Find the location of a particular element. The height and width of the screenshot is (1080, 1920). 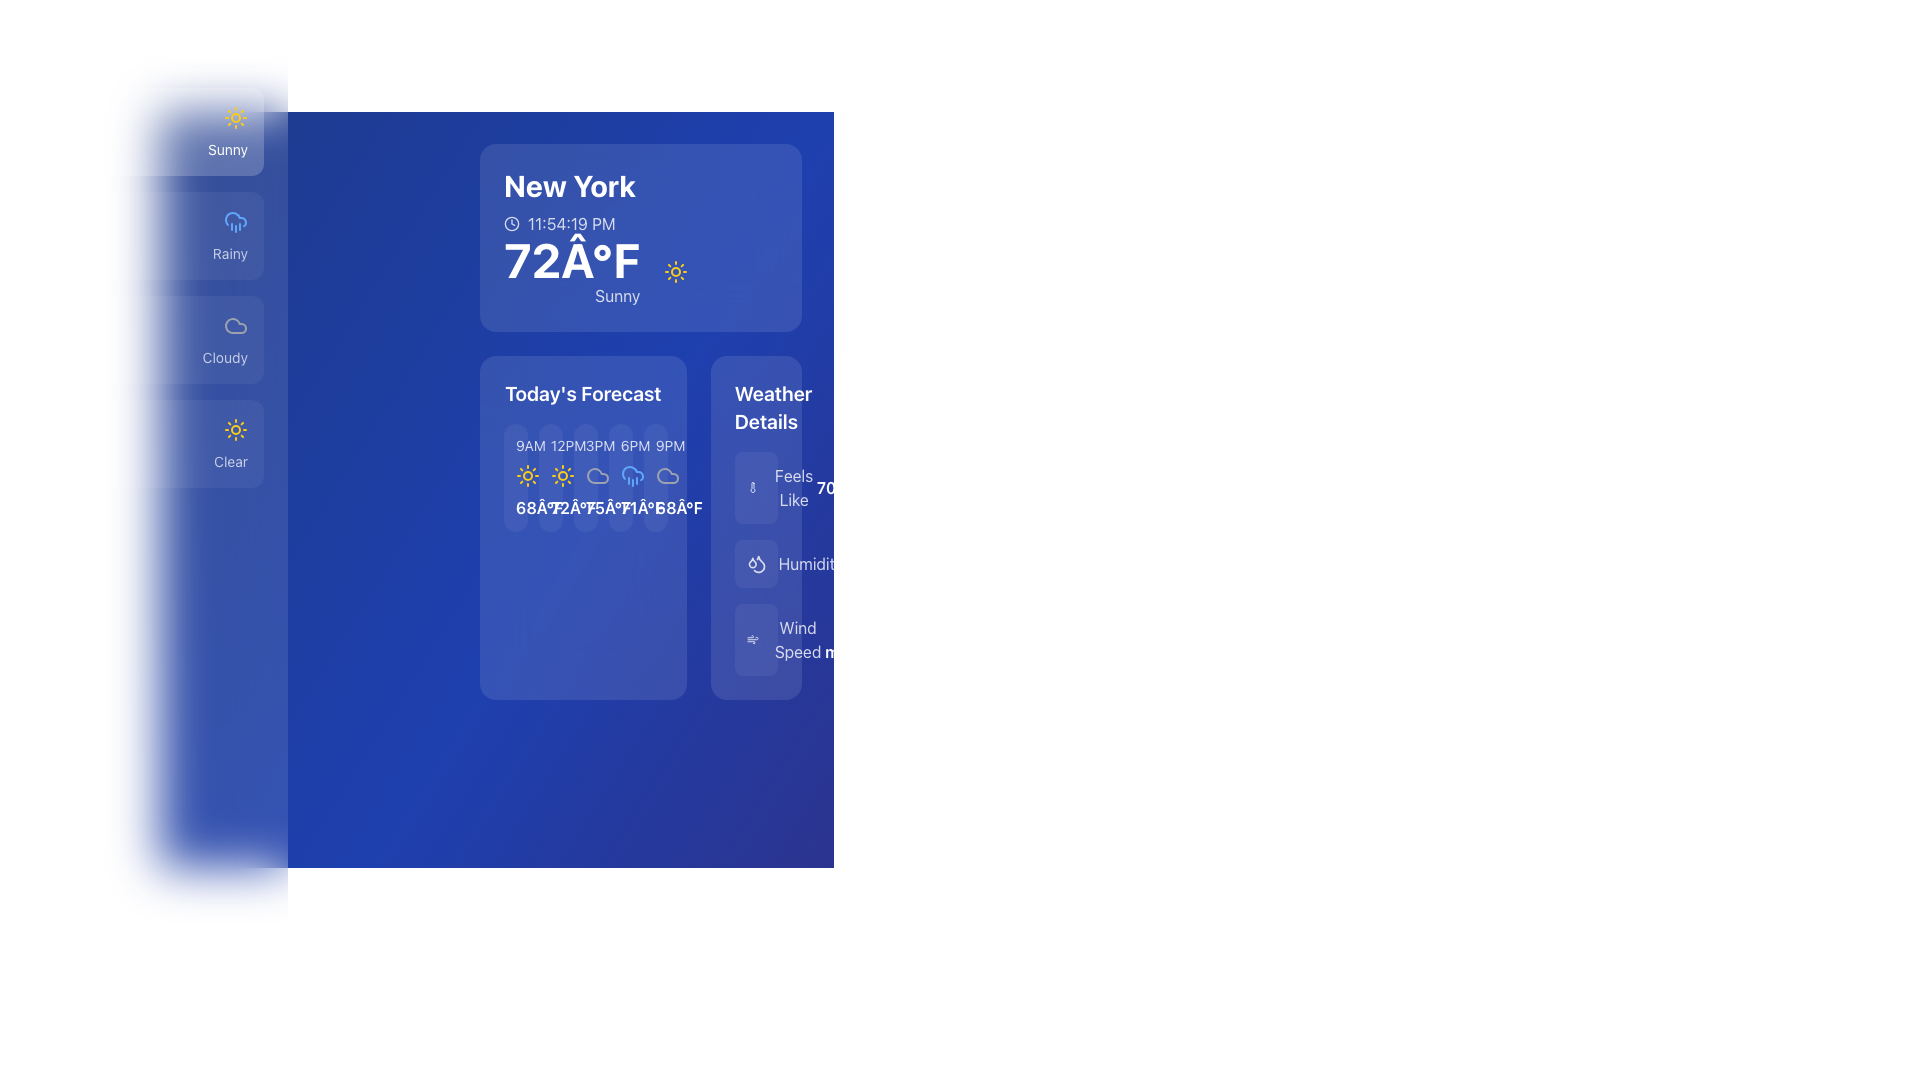

the sun icon, which is a circular yellow icon with radial lines, located to the right of the temperature display '72°F Sunny' is located at coordinates (676, 272).